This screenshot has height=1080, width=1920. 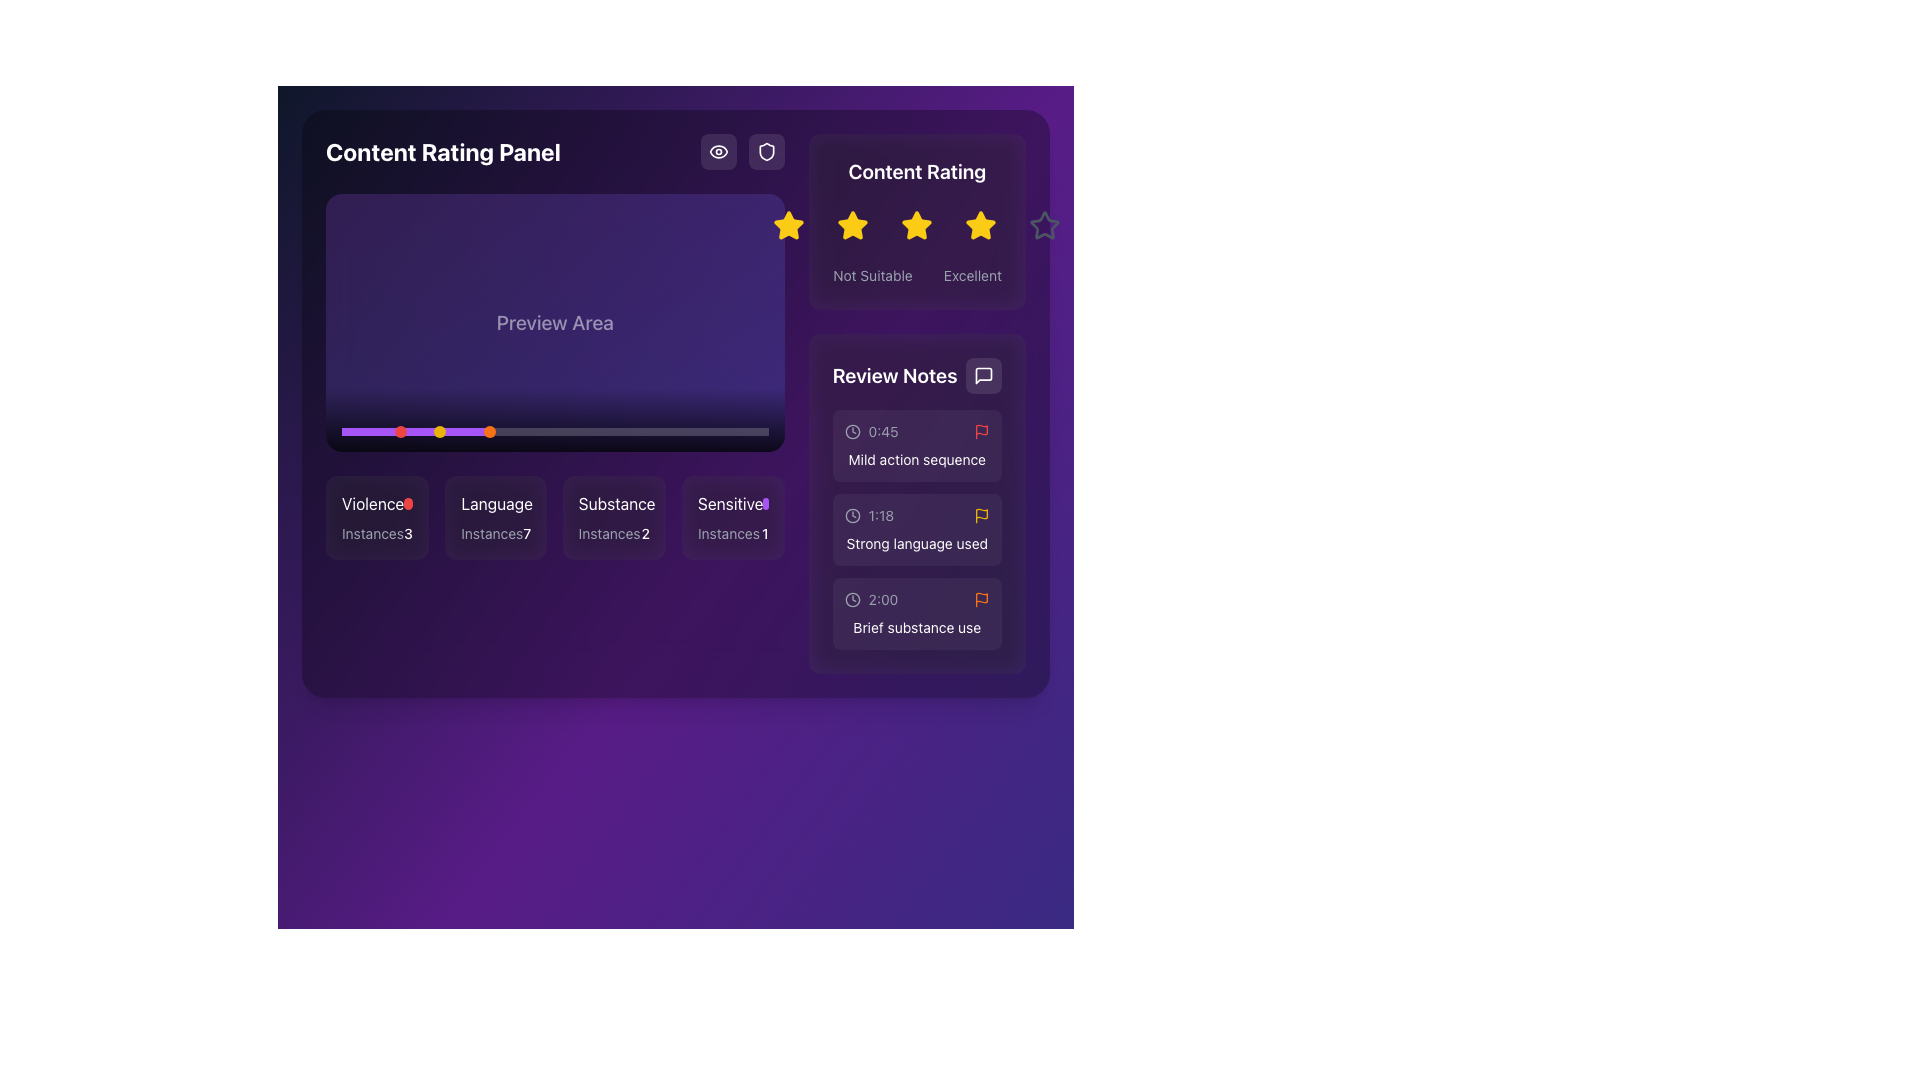 I want to click on text content of the label displaying 'Substance', which is styled in white font on a purple background and is the third text label from the left in a horizontal alignment near the bottom center of the interface, so click(x=616, y=502).